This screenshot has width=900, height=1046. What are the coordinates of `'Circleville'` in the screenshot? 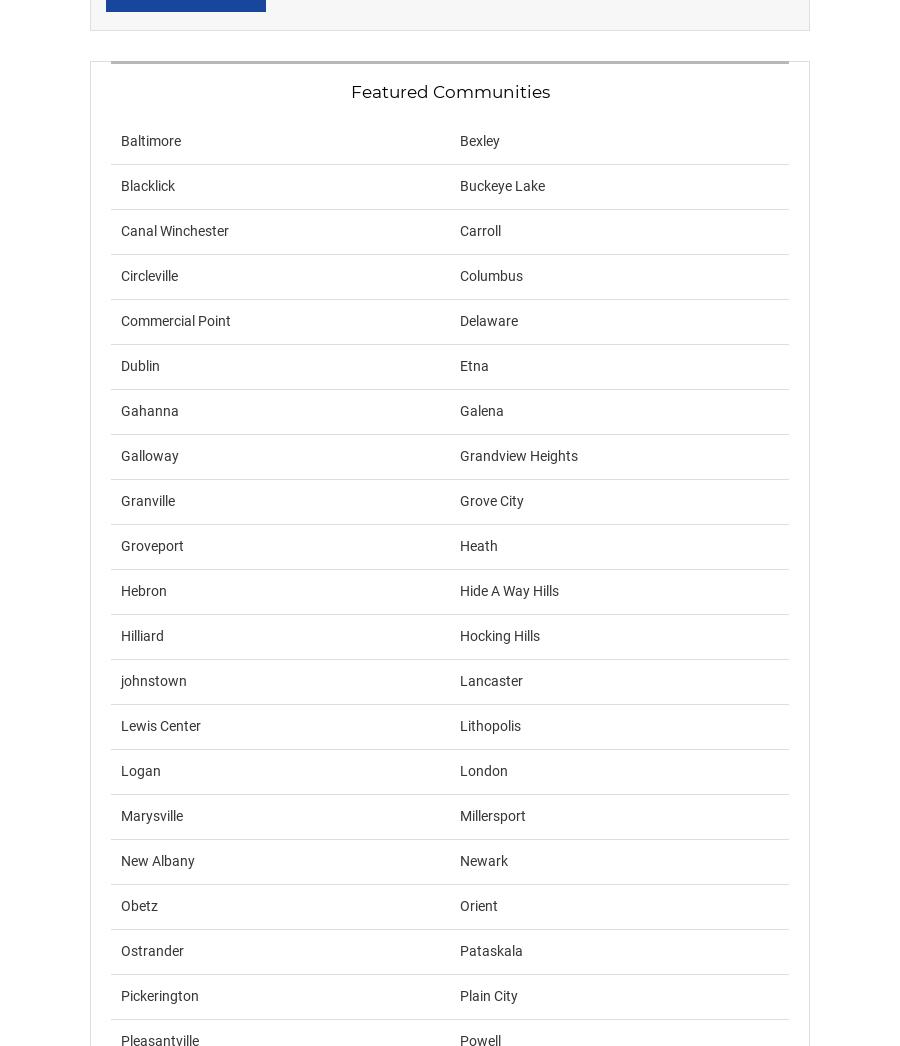 It's located at (149, 276).